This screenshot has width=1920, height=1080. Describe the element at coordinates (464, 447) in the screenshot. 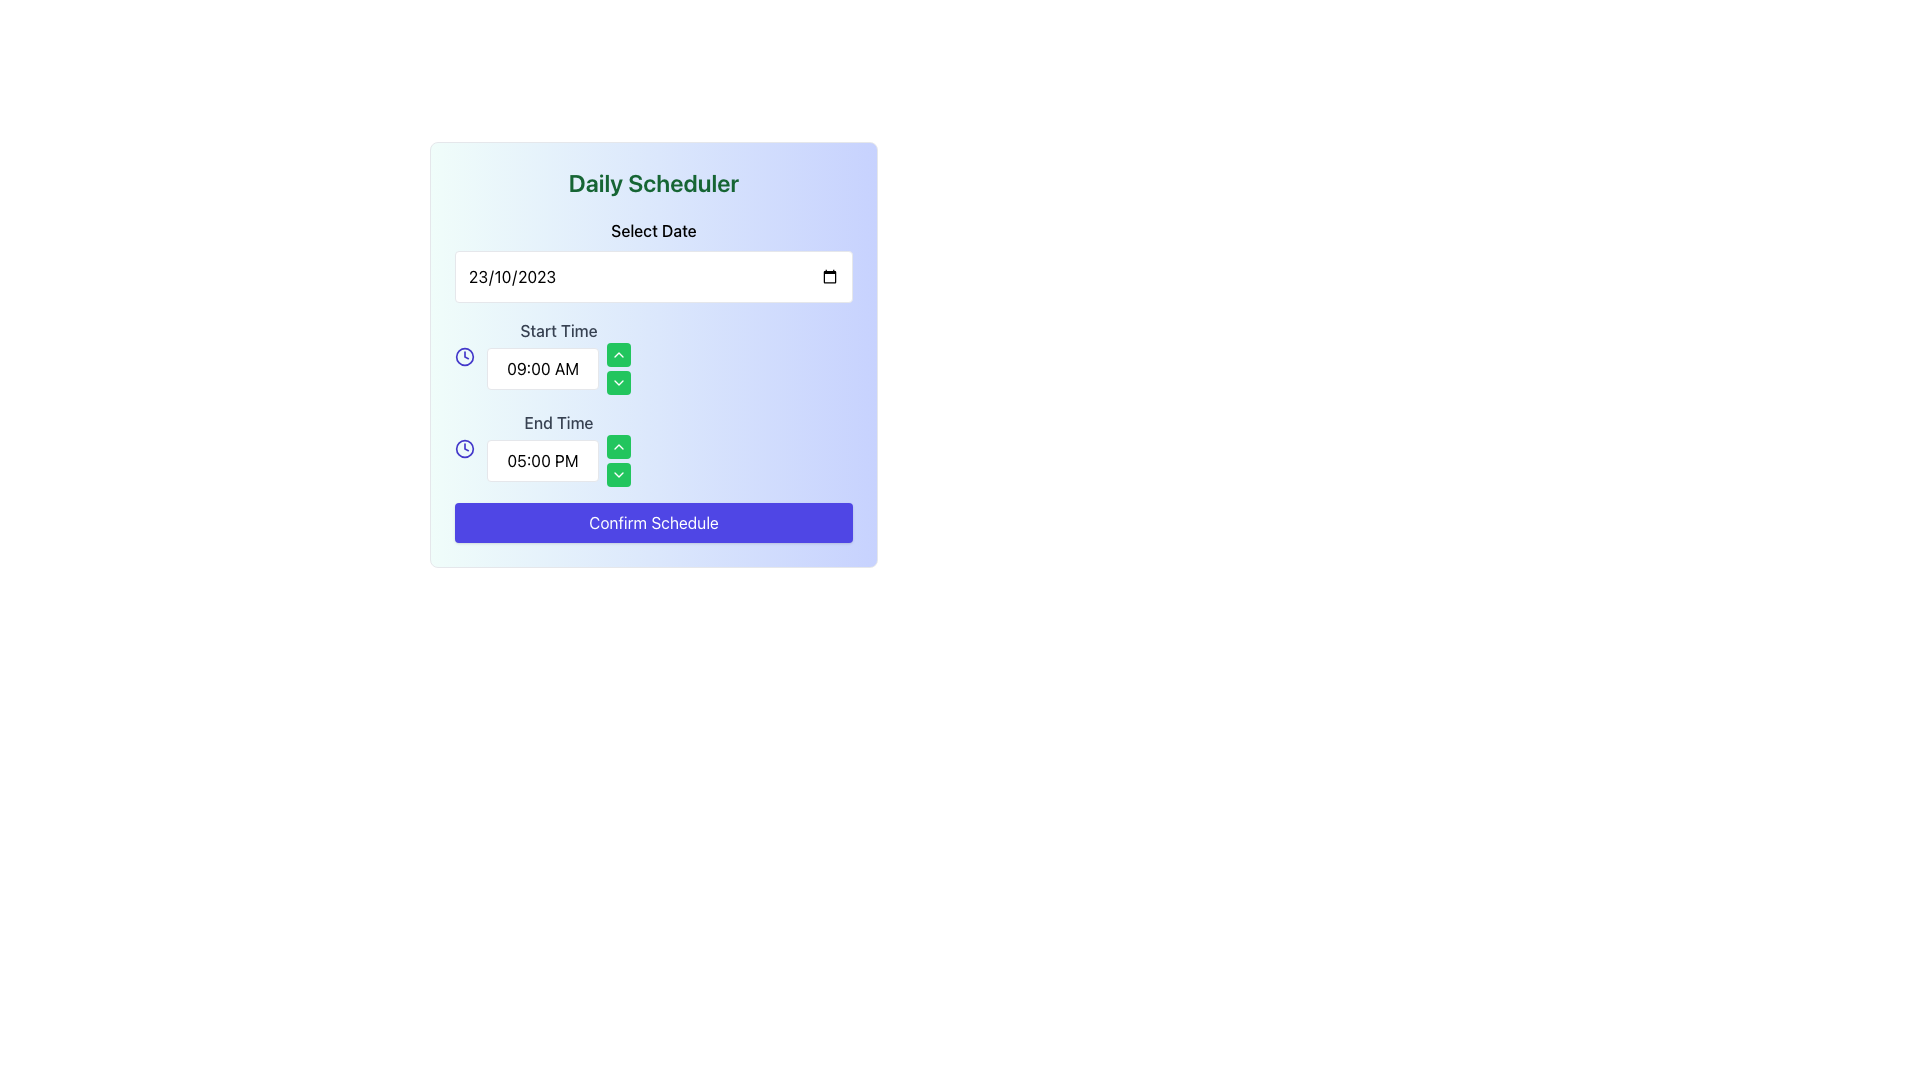

I see `the circular indigo blue clock icon located next to the 'End Time' label and to the left of the time input box` at that location.